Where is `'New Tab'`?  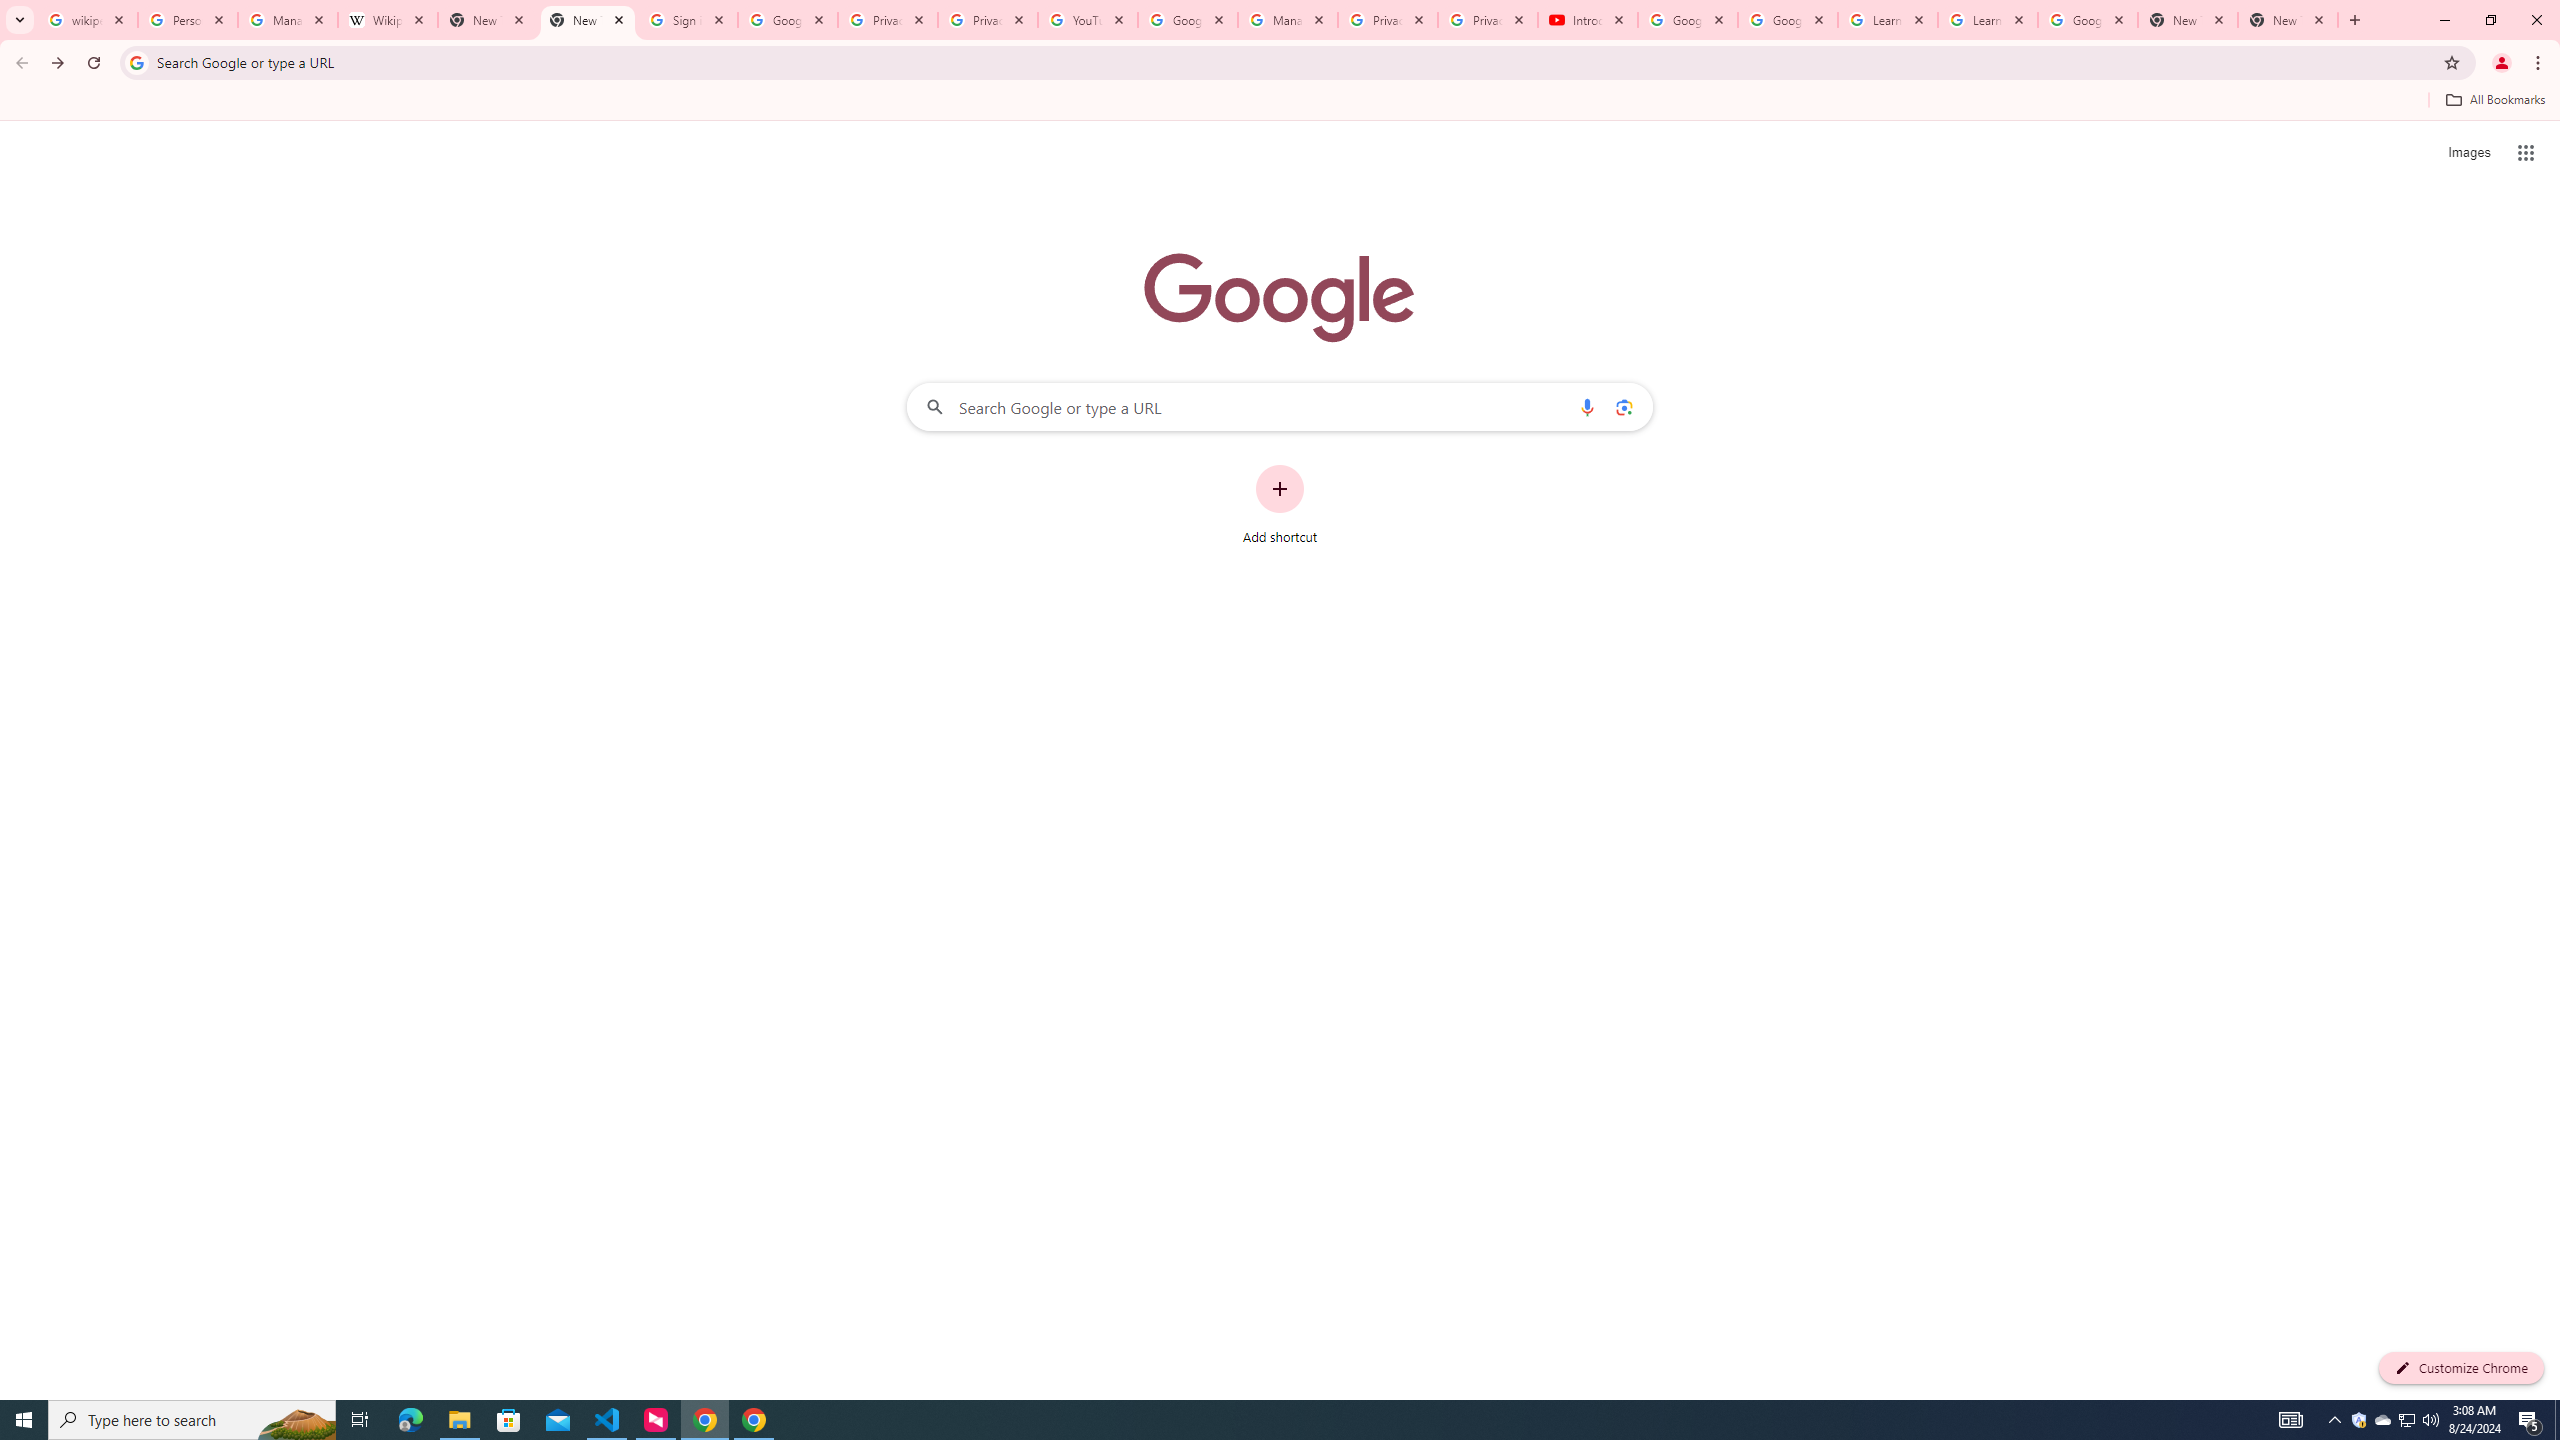 'New Tab' is located at coordinates (2188, 19).